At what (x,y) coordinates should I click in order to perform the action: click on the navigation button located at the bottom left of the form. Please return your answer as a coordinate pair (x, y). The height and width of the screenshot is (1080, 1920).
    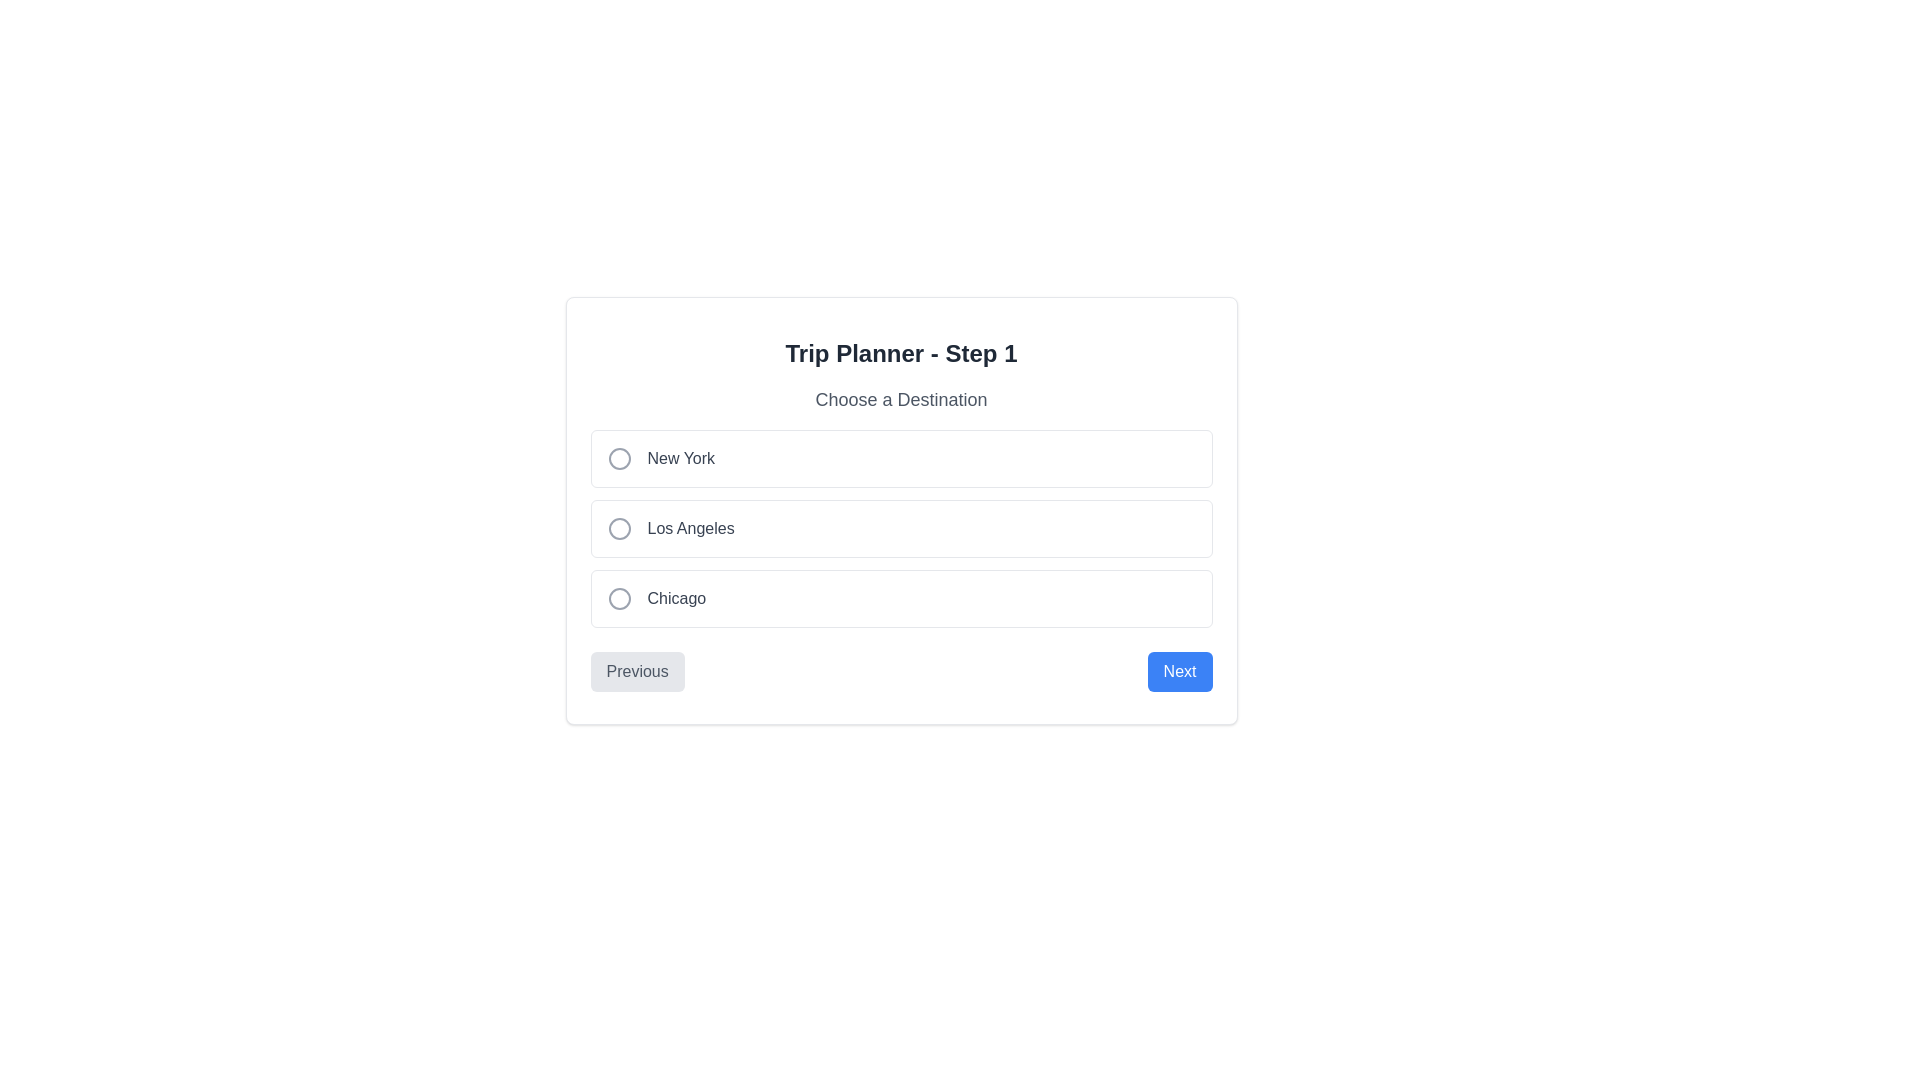
    Looking at the image, I should click on (636, 671).